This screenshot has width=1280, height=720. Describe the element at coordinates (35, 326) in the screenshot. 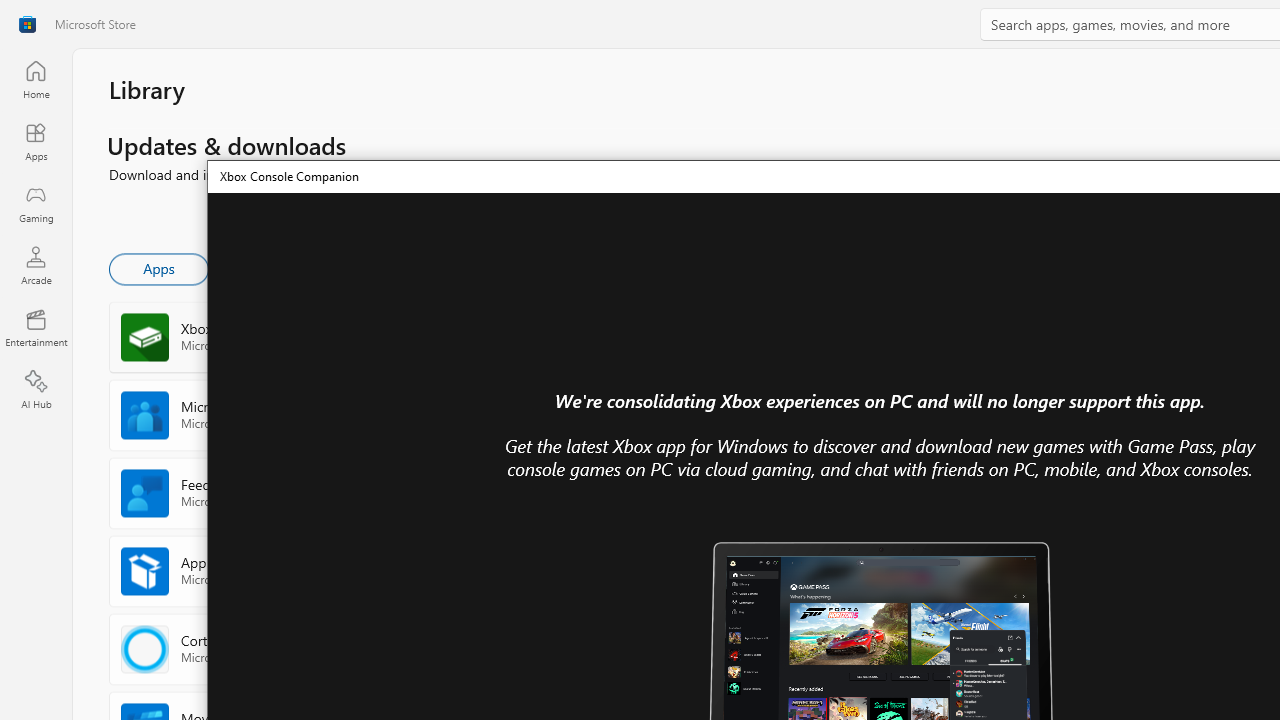

I see `'Entertainment'` at that location.